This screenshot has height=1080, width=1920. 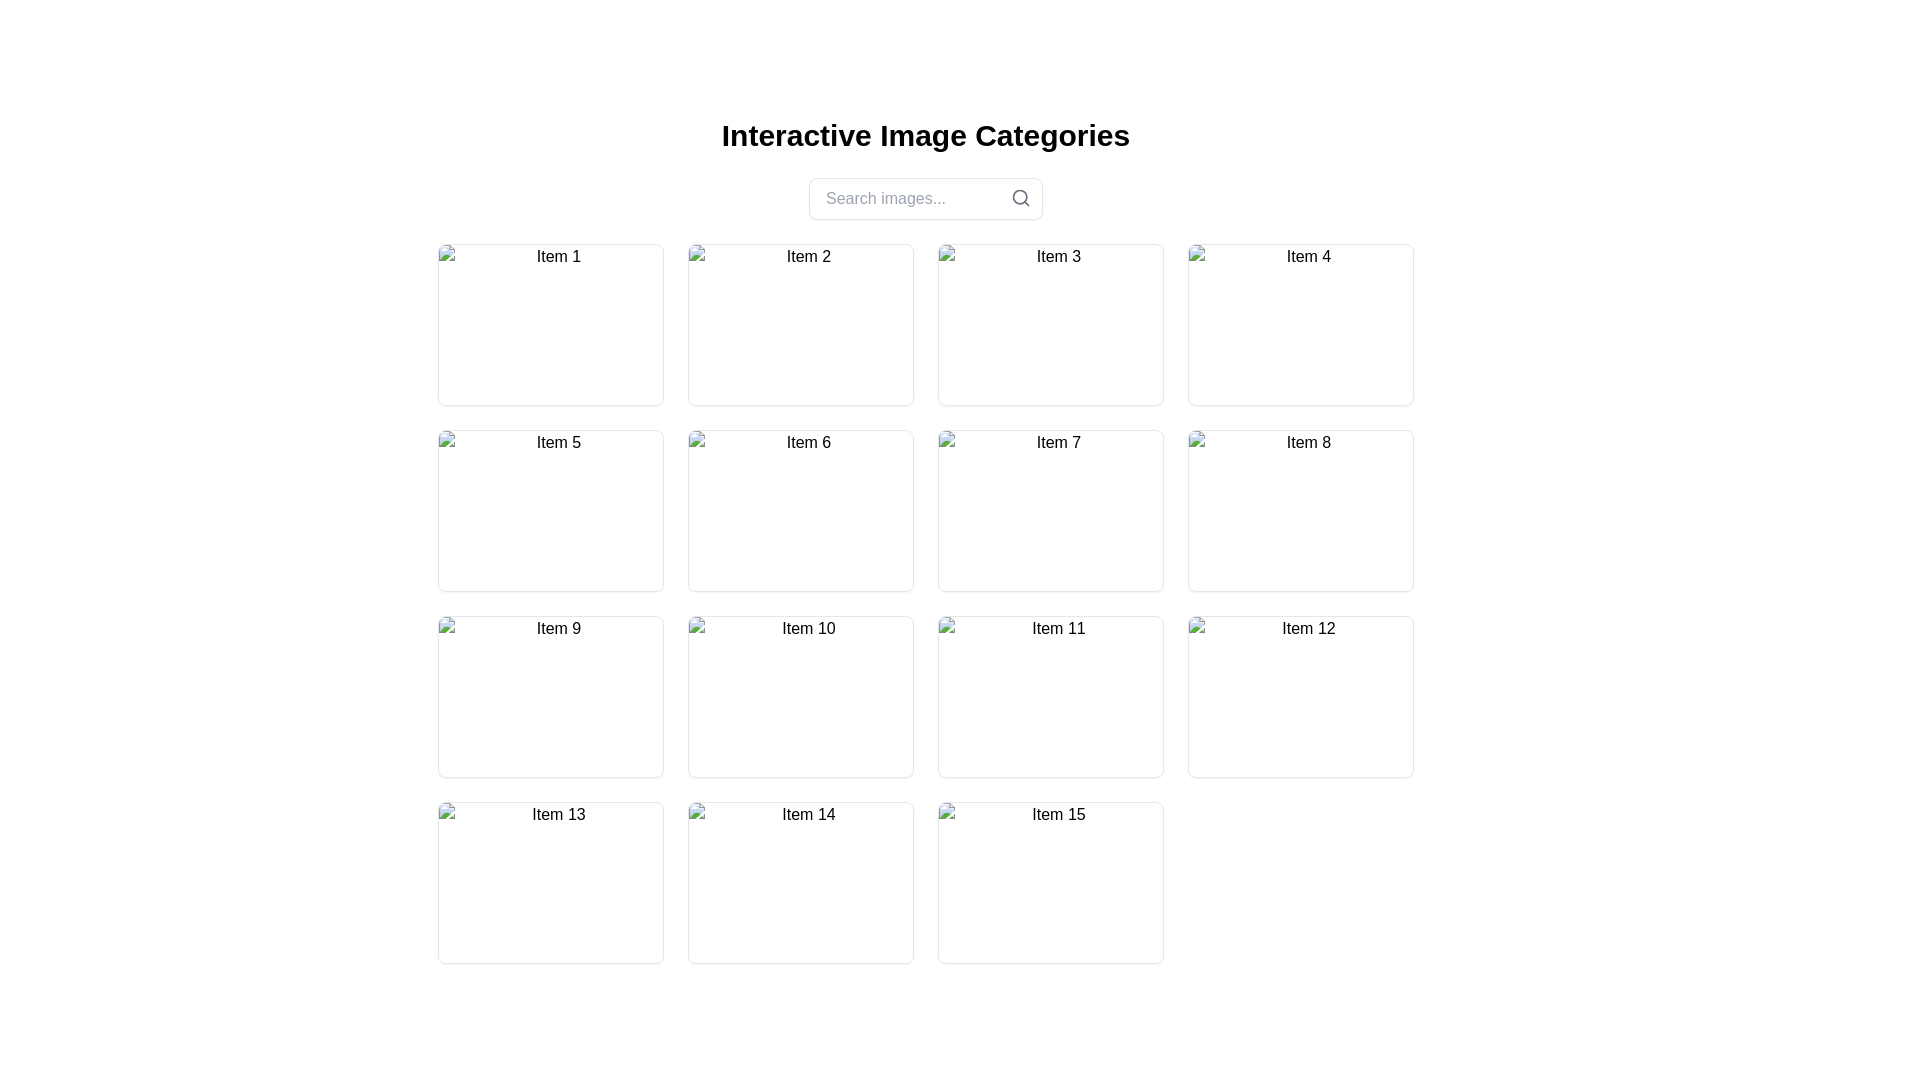 I want to click on the eighth card in the grid layout located in the second row, fourth column, so click(x=1300, y=509).